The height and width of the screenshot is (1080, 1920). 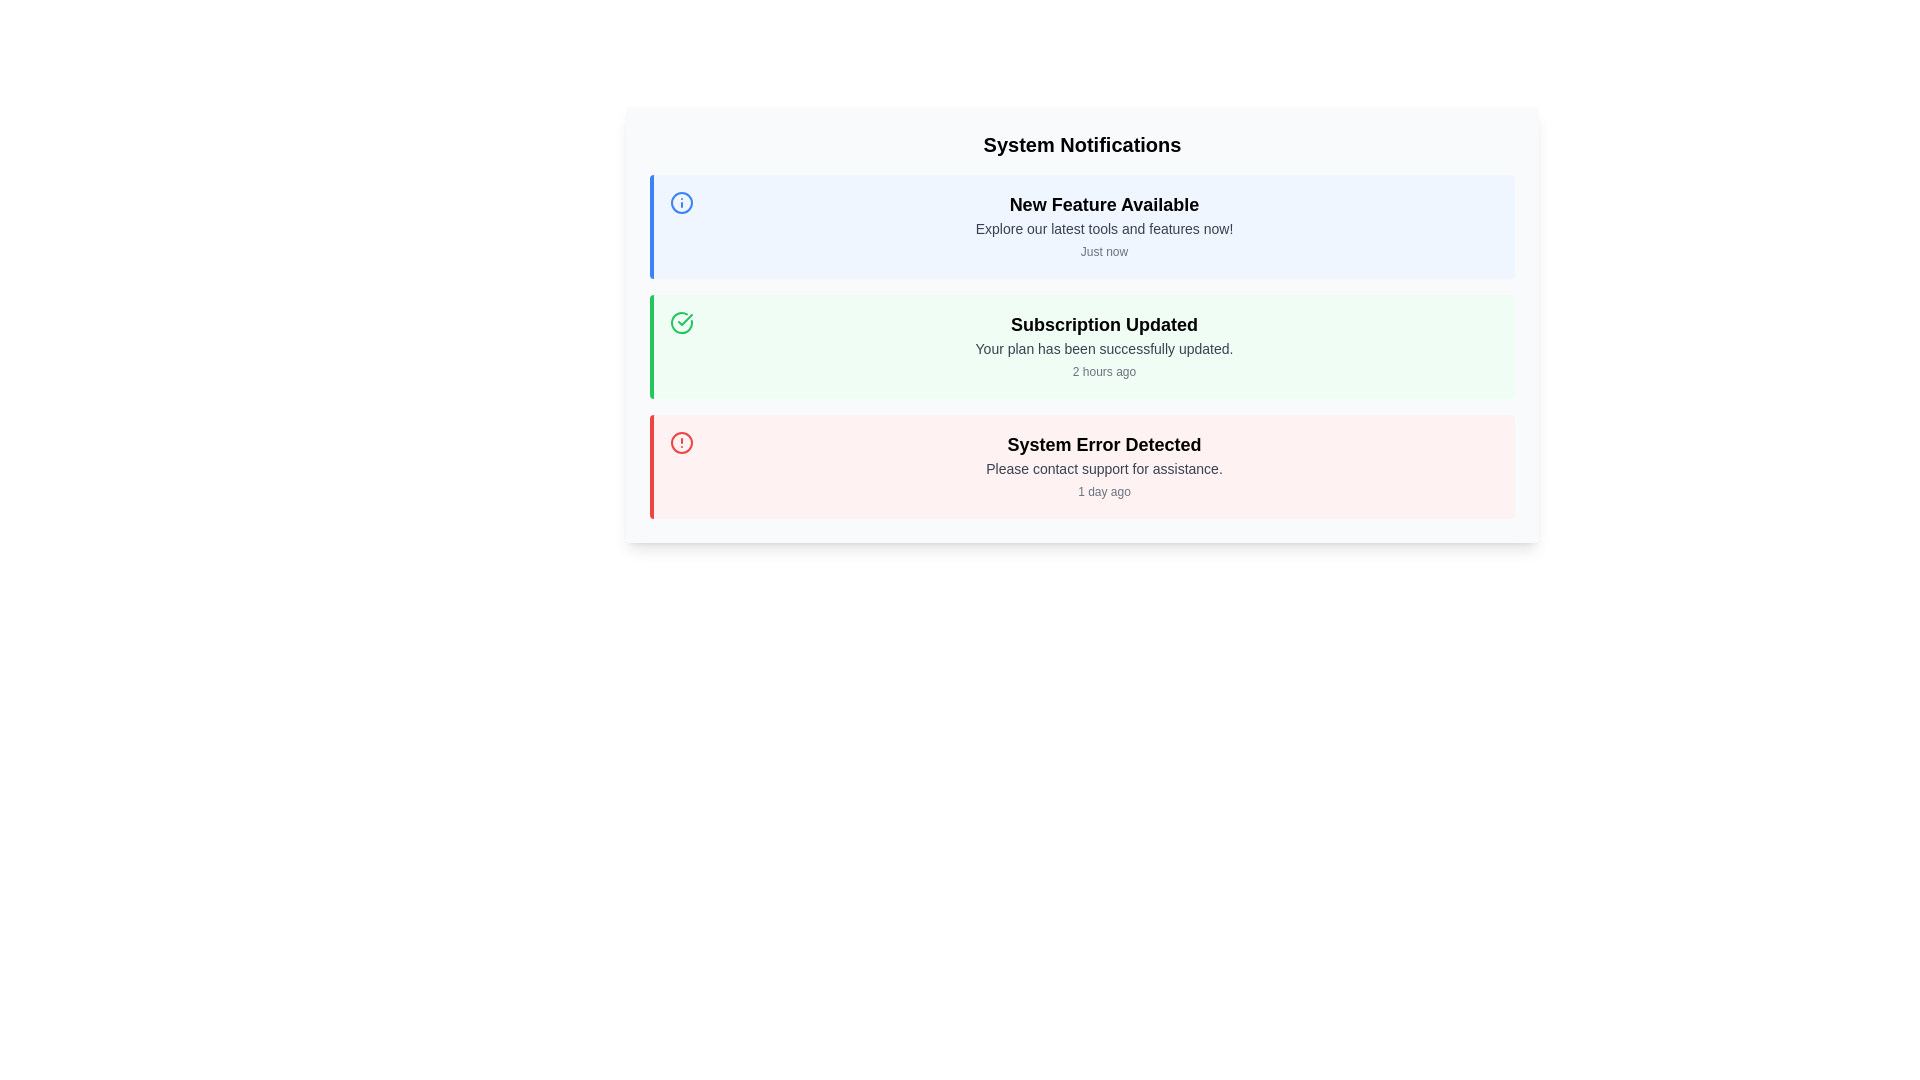 I want to click on the circular green icon with a checkmark inside, located in the second notification block next to the 'Subscription Updated' text, so click(x=681, y=322).